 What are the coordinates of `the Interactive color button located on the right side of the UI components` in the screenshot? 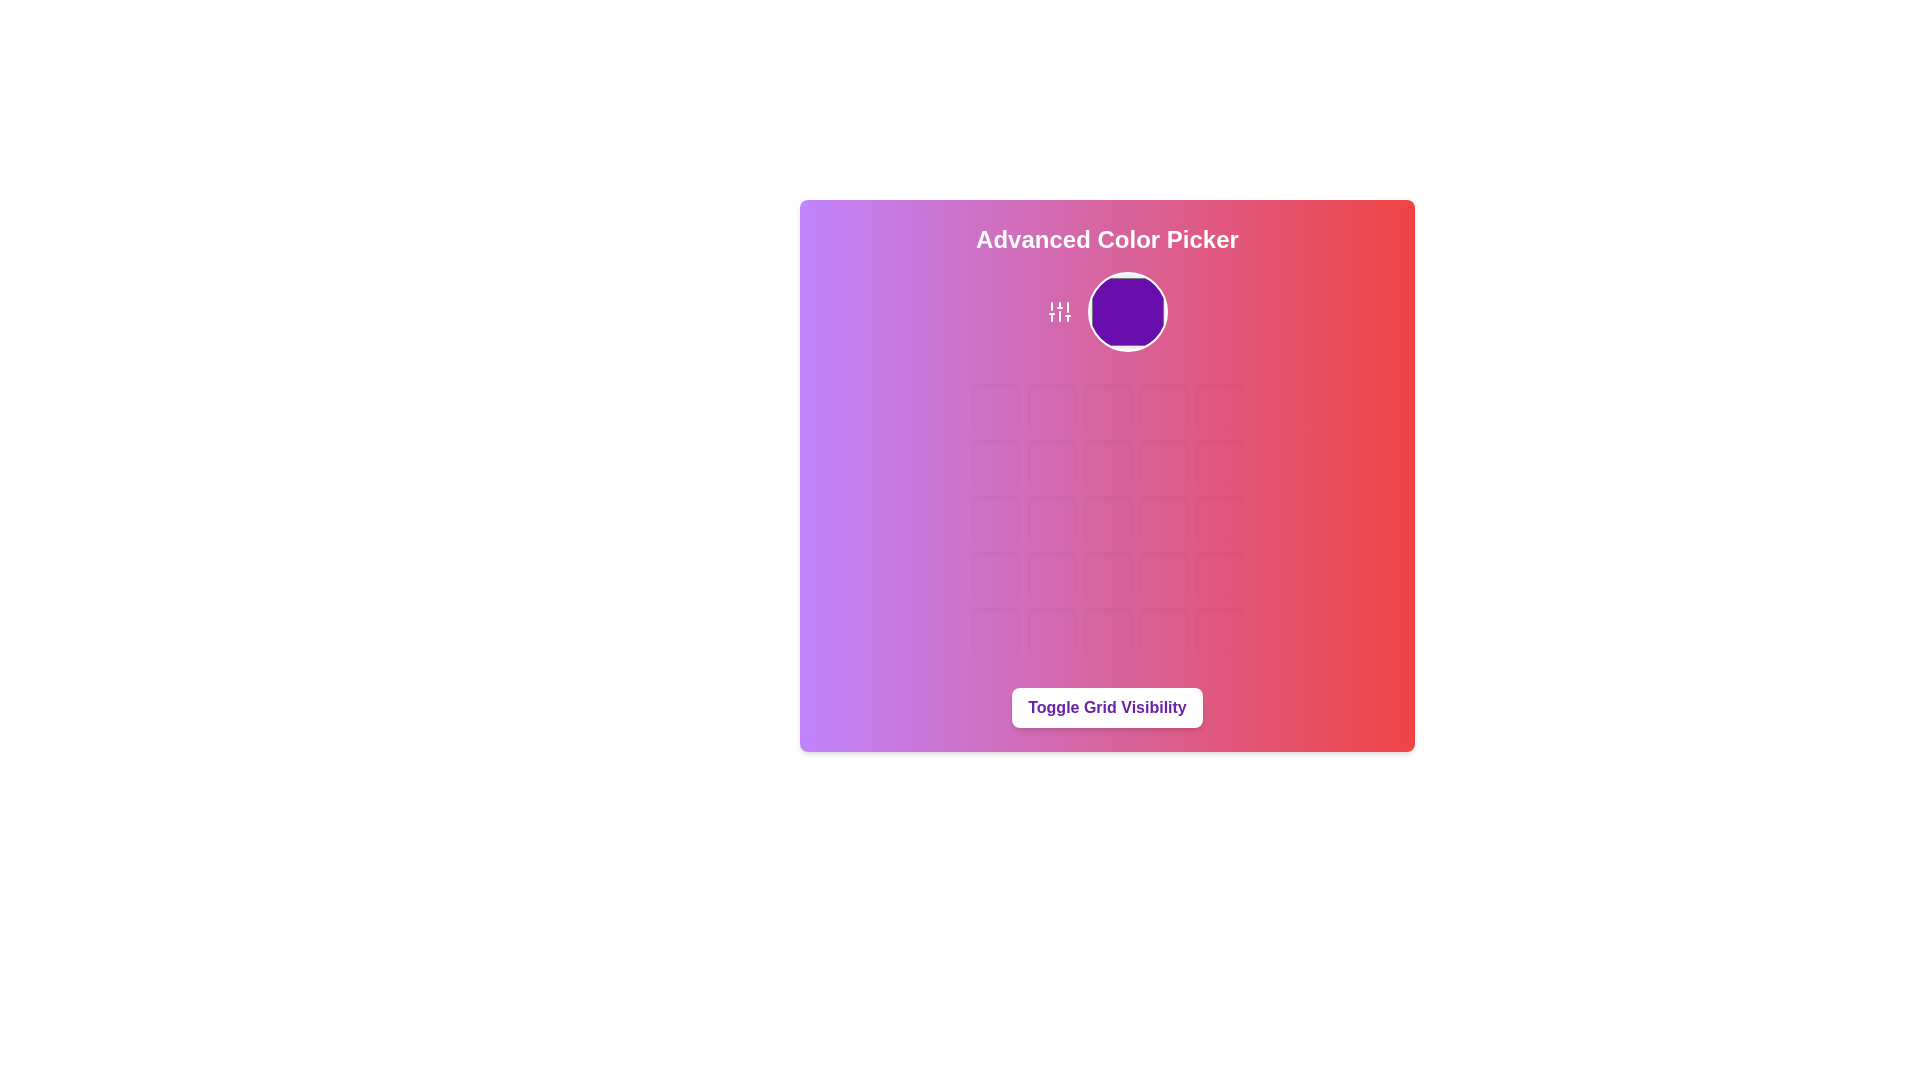 It's located at (1127, 312).